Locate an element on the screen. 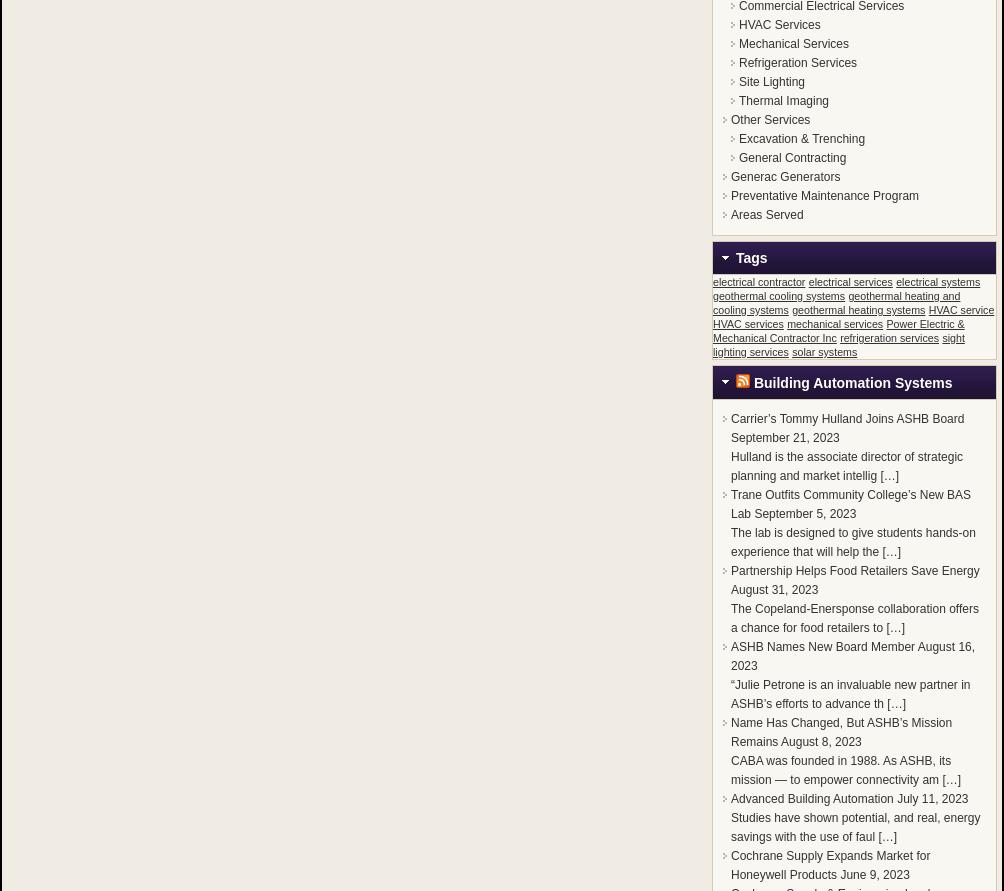 The image size is (1004, 891). 'sight lighting services' is located at coordinates (838, 343).